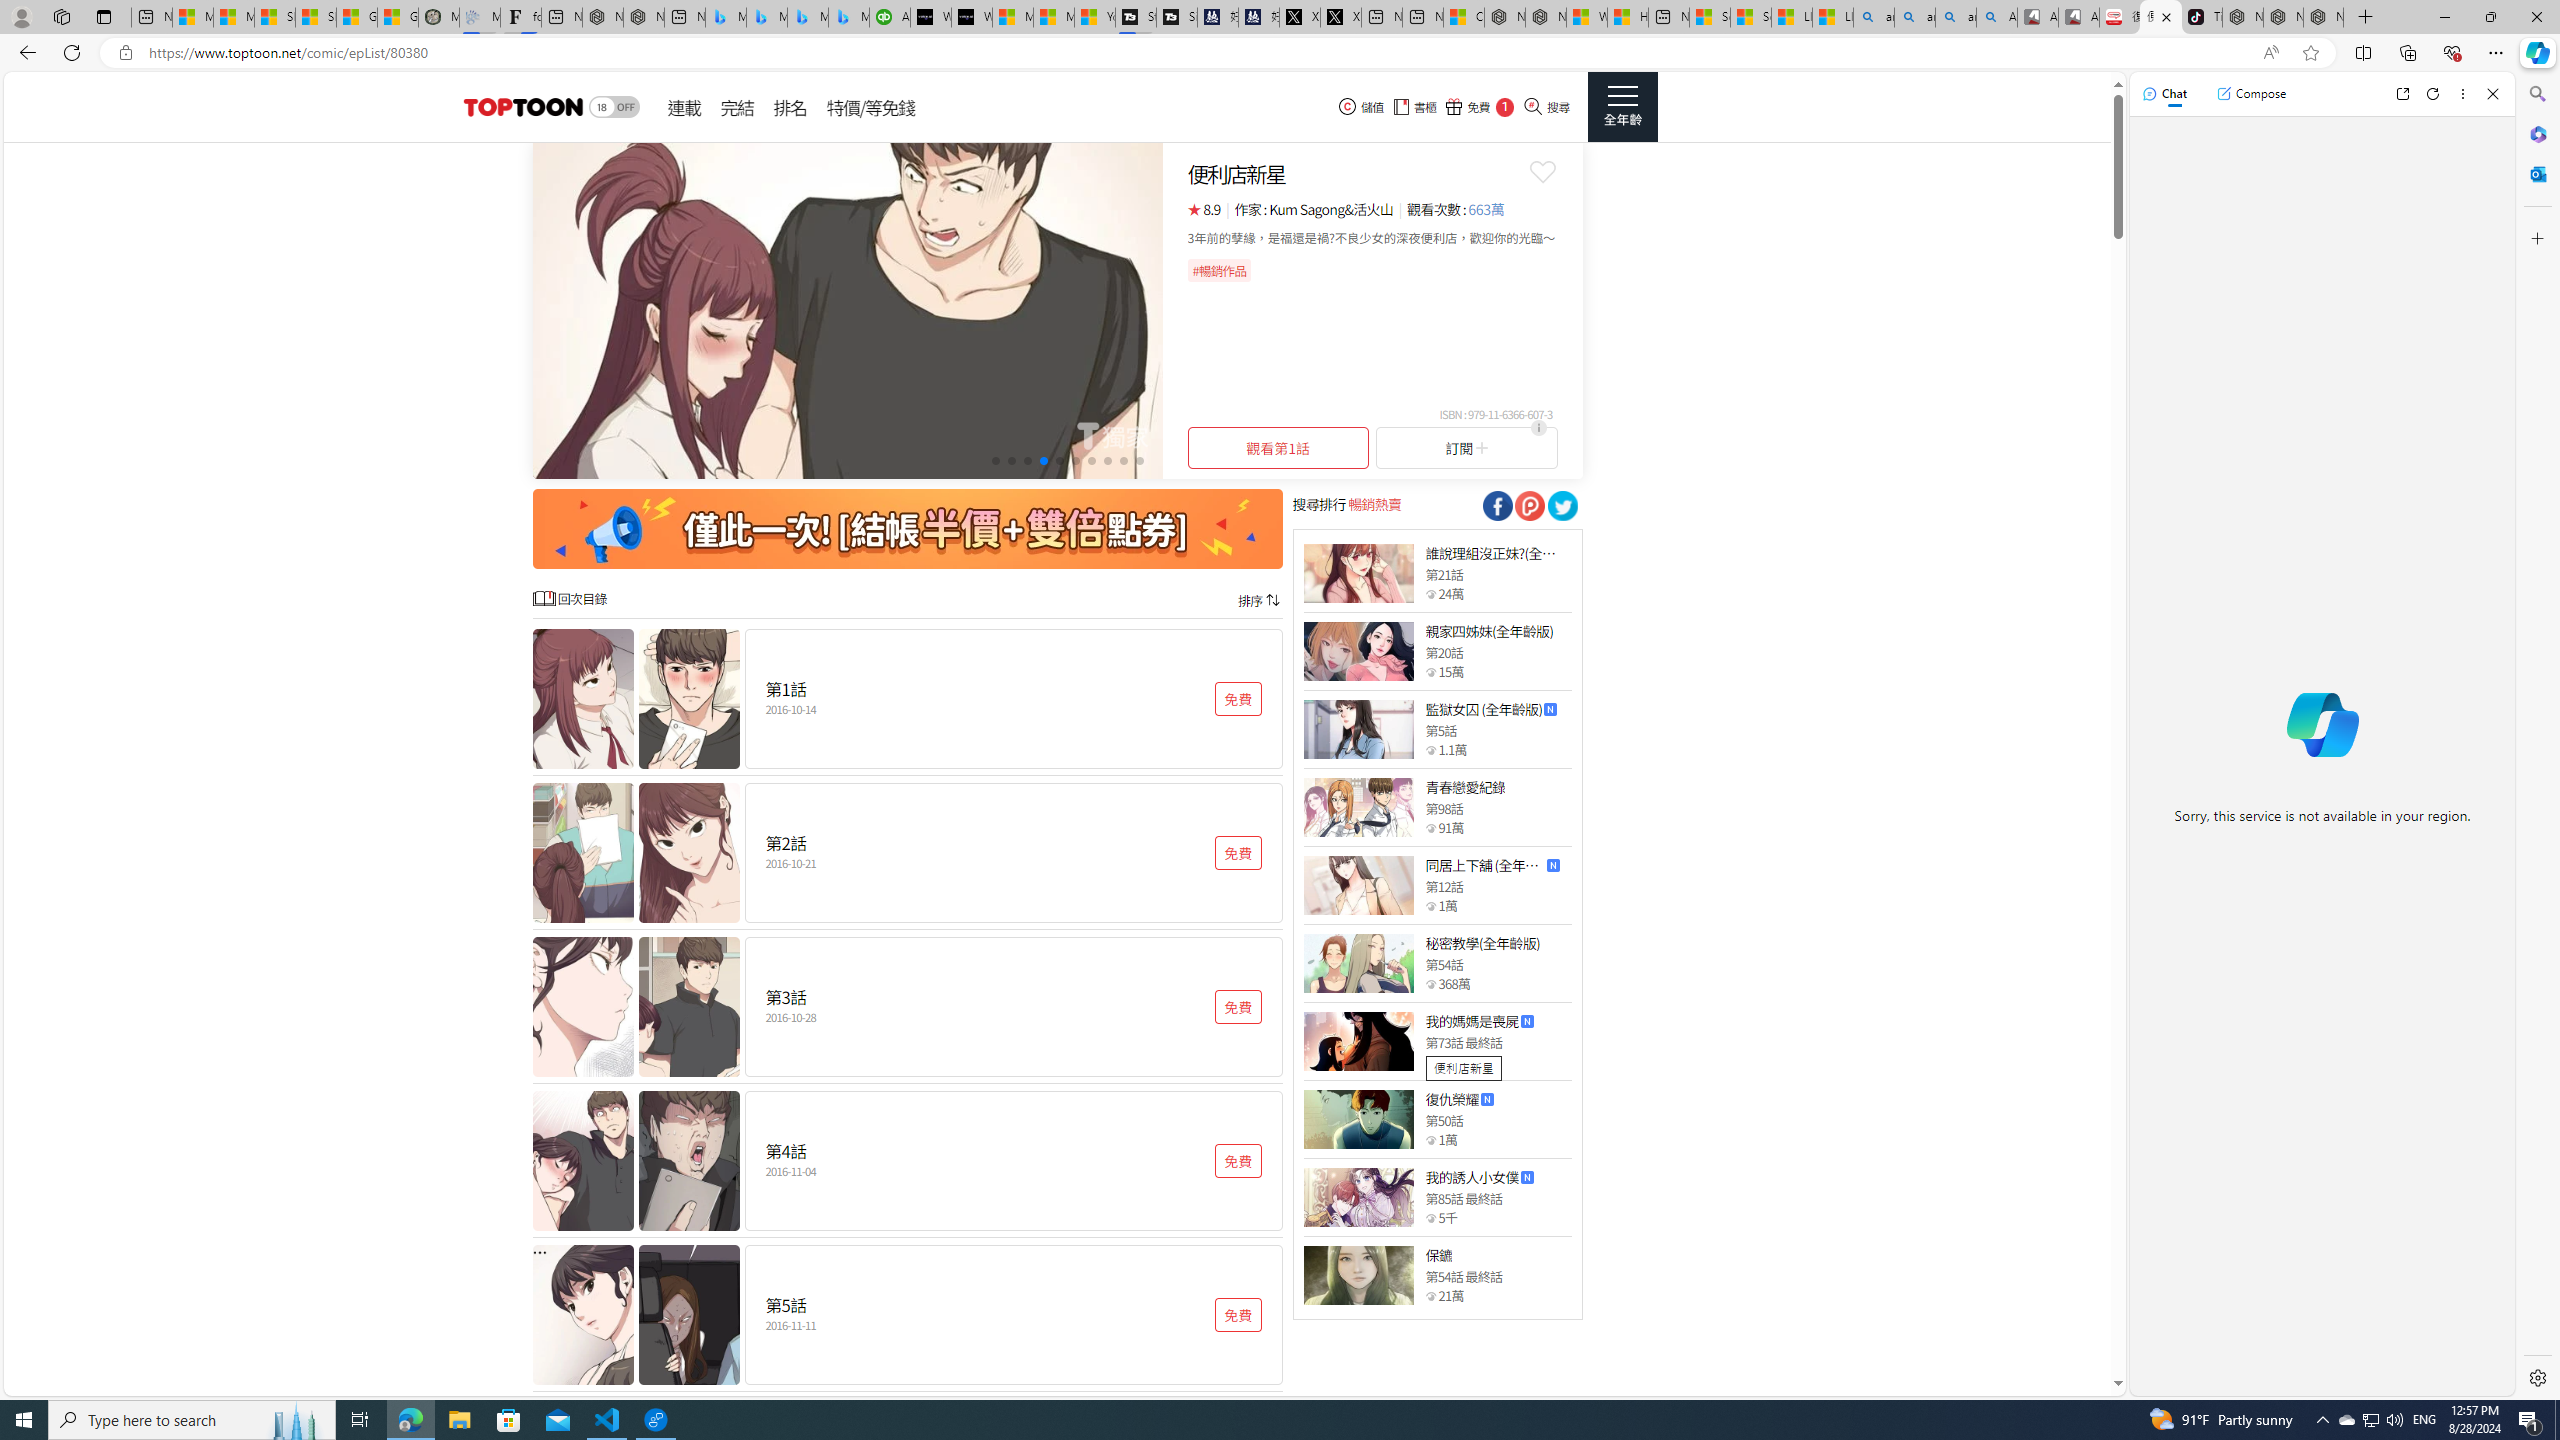 Image resolution: width=2560 pixels, height=1440 pixels. I want to click on 'Go to slide 6', so click(1075, 459).